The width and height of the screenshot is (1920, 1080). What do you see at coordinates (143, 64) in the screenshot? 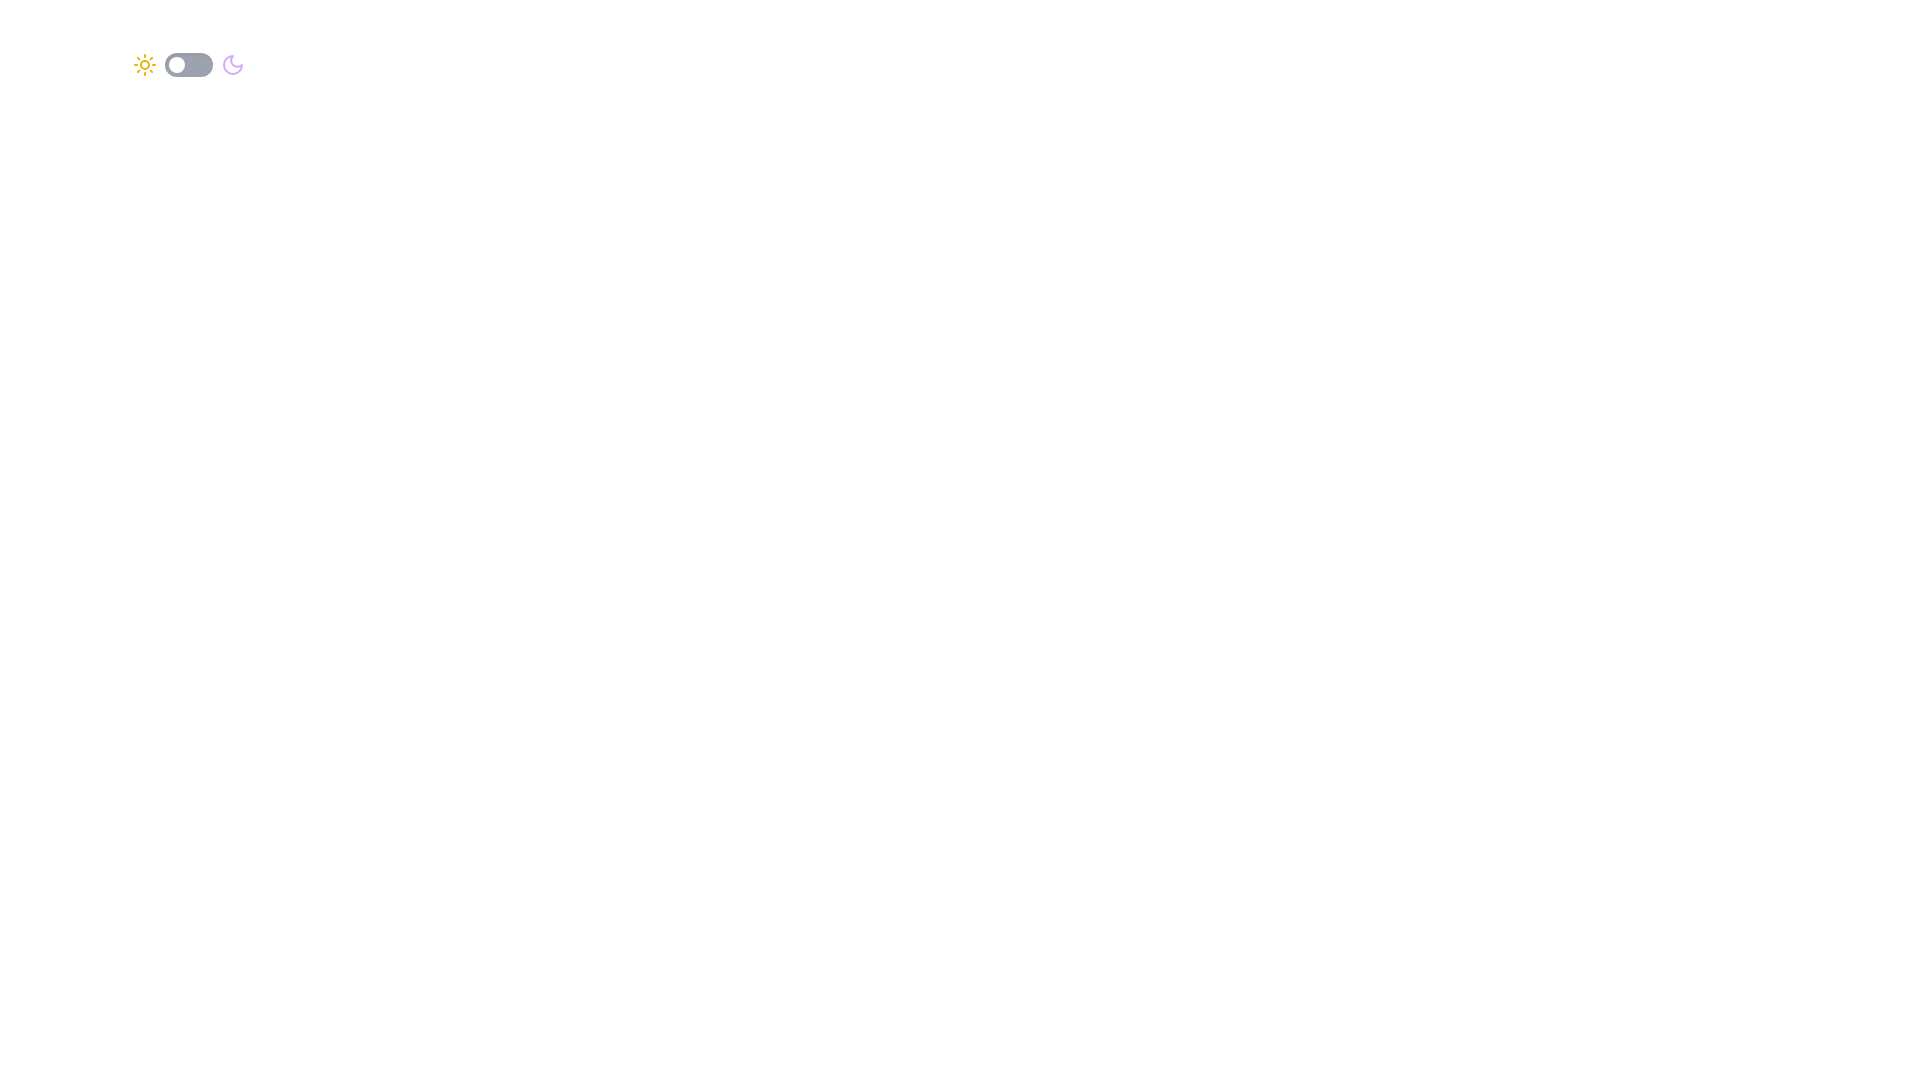
I see `the vibrant yellow sun-shaped icon located on the left side of the interface, which features a circular center with radial lines extending outward` at bounding box center [143, 64].